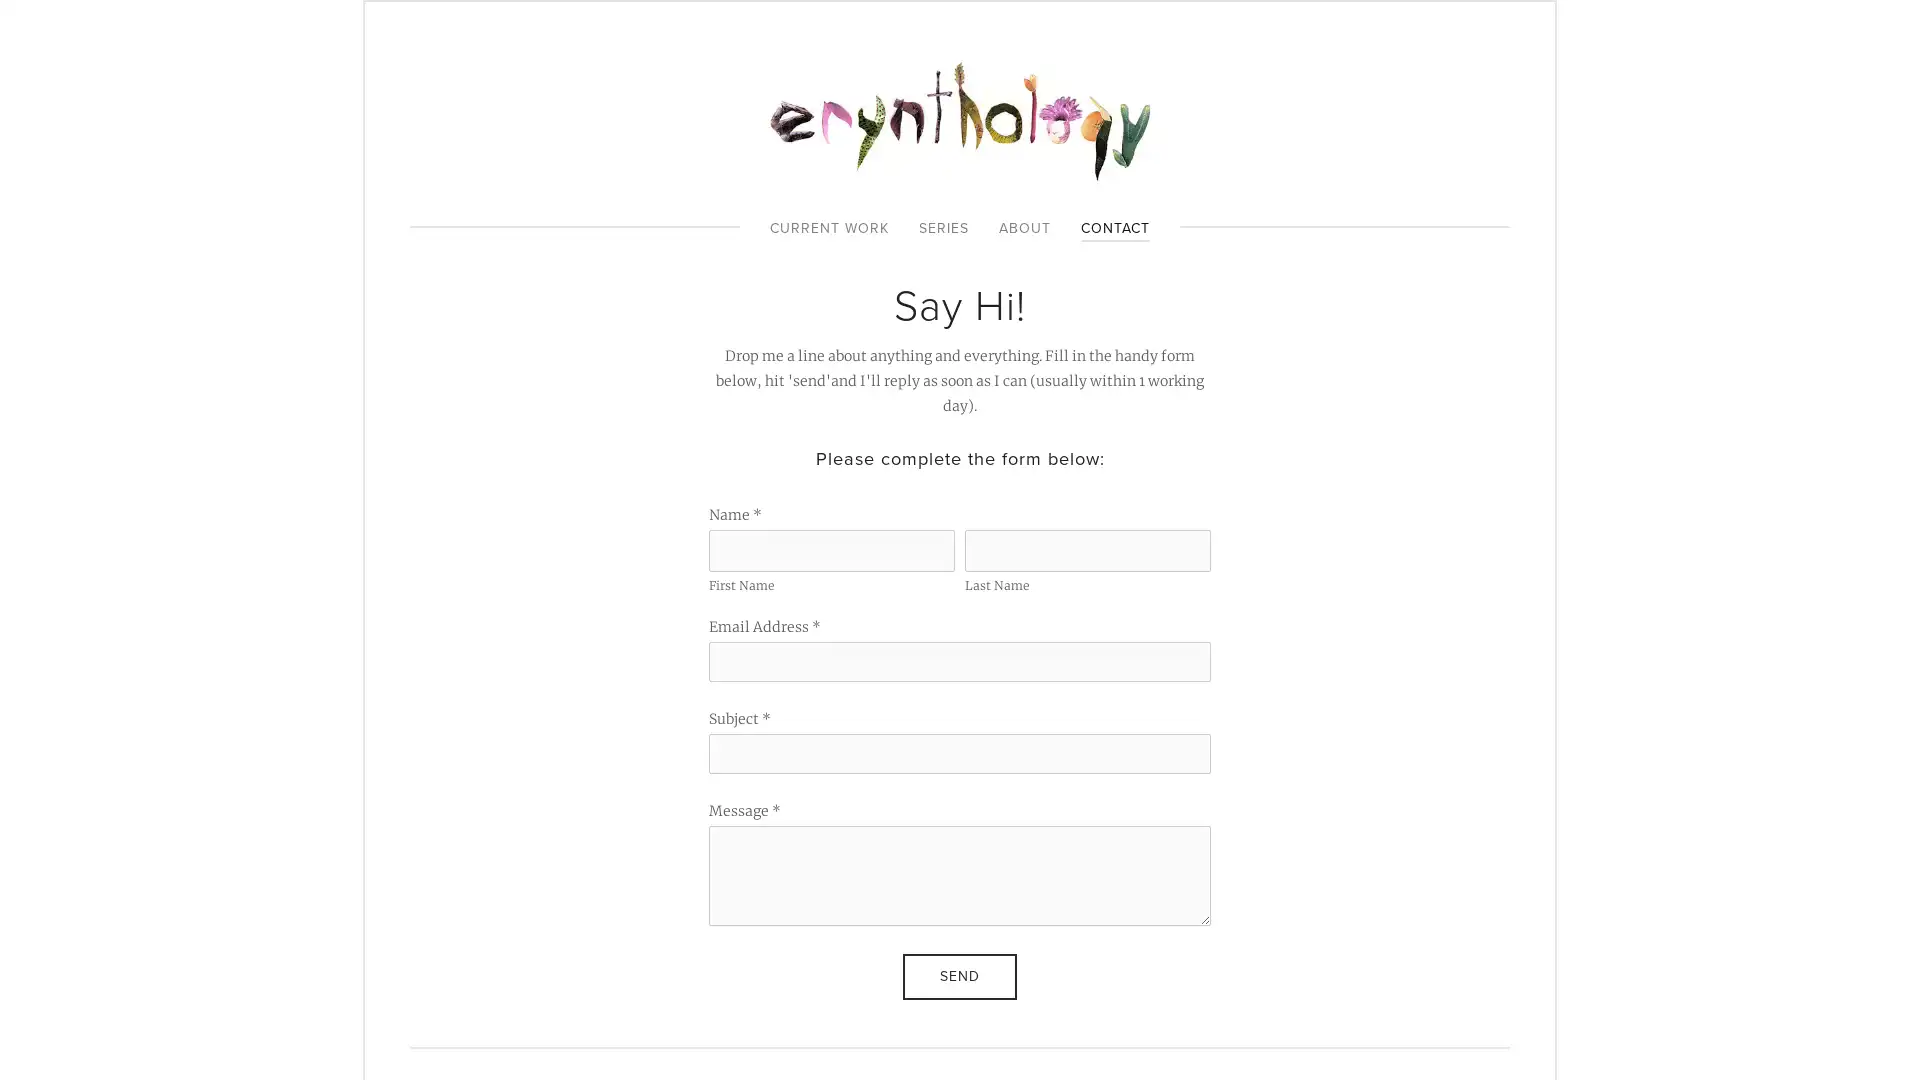 The height and width of the screenshot is (1080, 1920). Describe the element at coordinates (960, 974) in the screenshot. I see `Send` at that location.